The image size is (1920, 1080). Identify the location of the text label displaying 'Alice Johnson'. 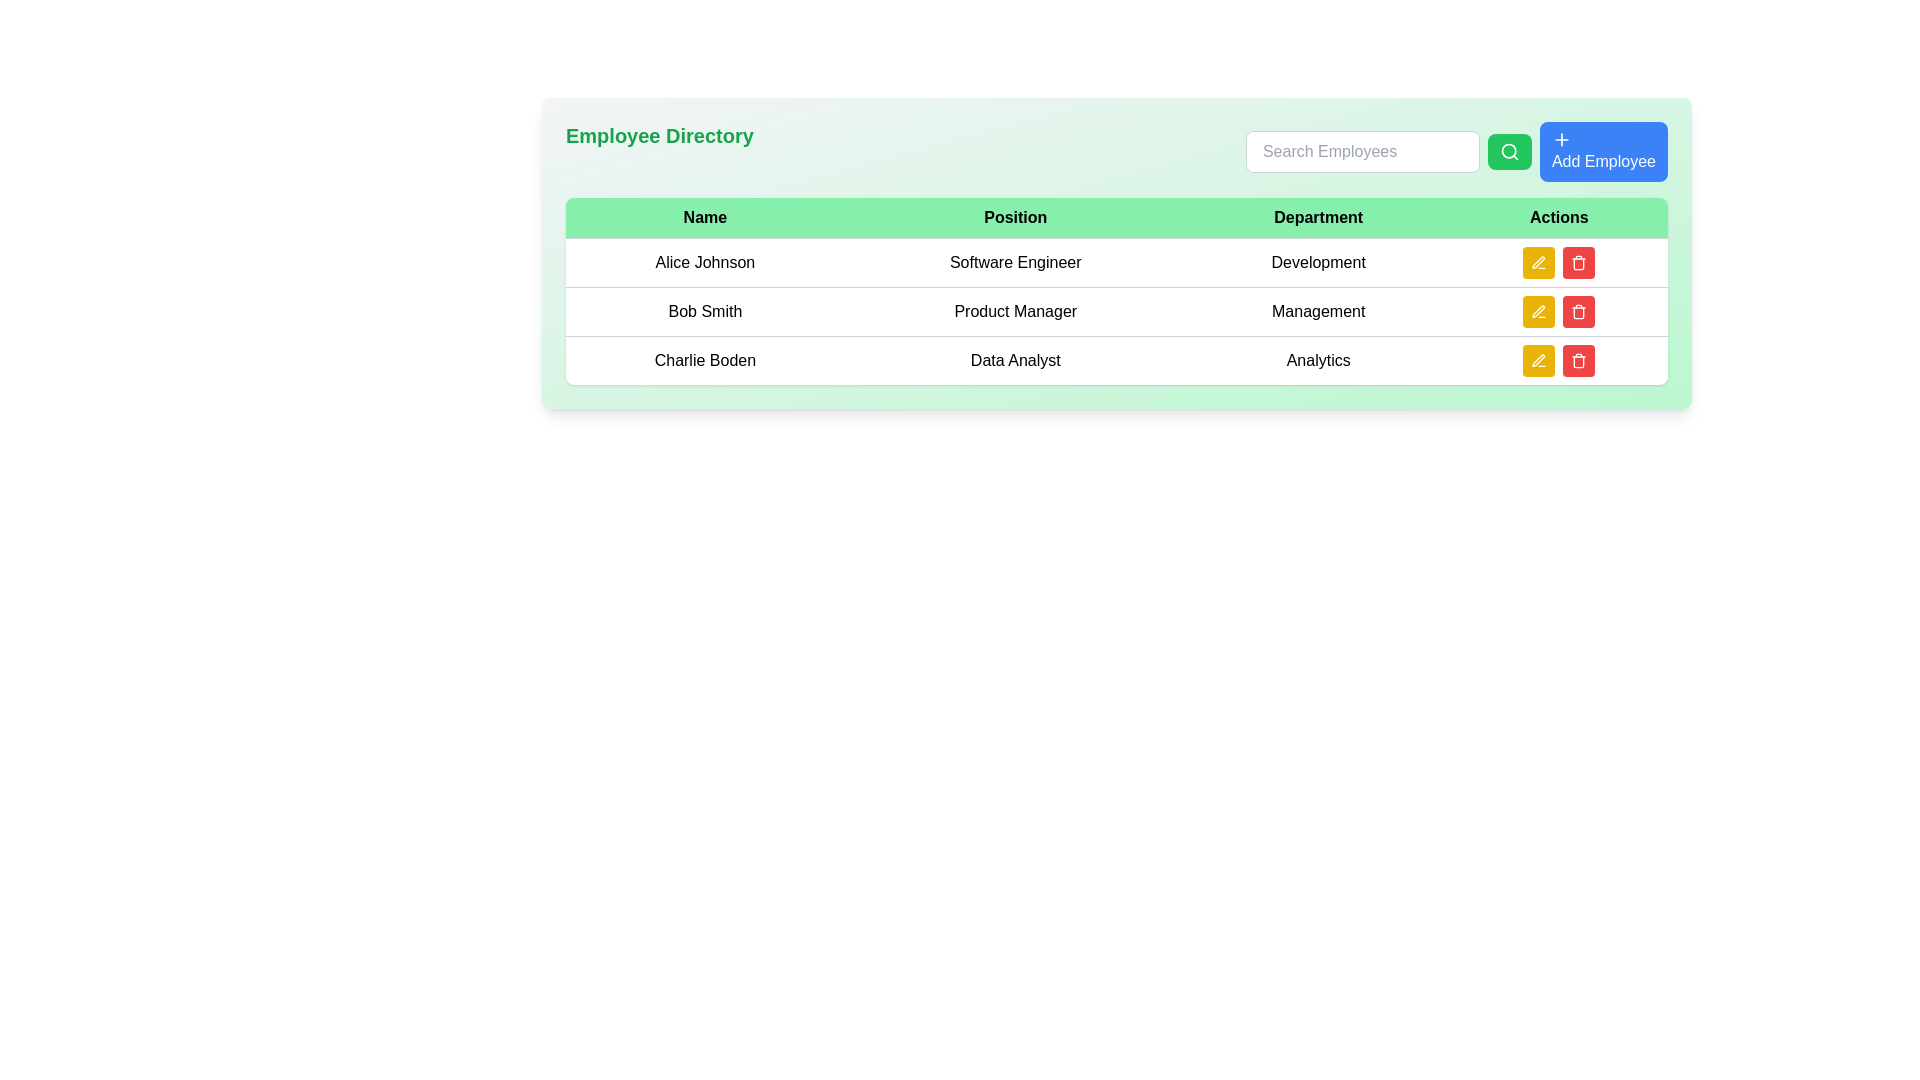
(705, 261).